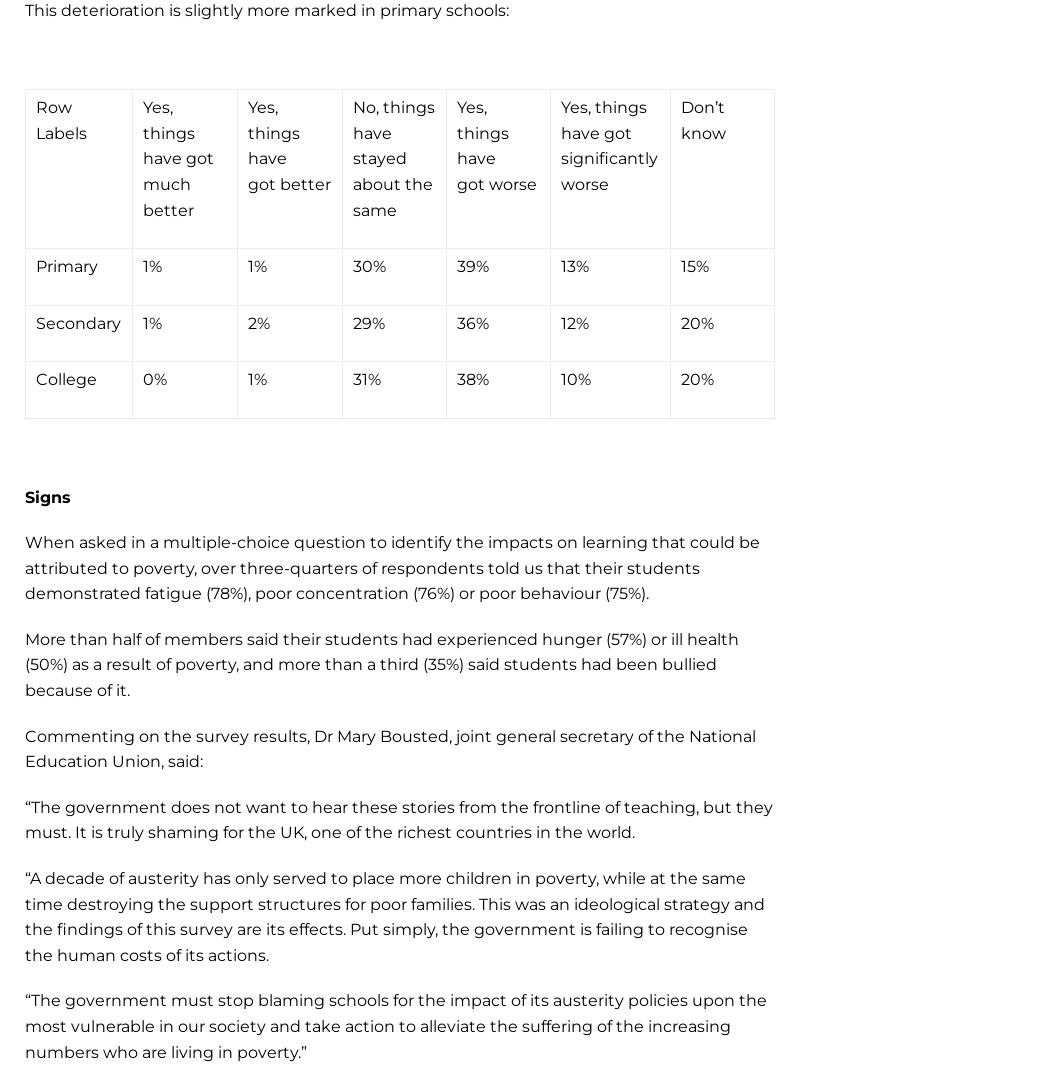 This screenshot has height=1075, width=1050. Describe the element at coordinates (24, 818) in the screenshot. I see `'“The government does not want to hear these stories from the frontline of teaching, but they must. It is truly shaming for the UK, one of the richest countries in the world.'` at that location.